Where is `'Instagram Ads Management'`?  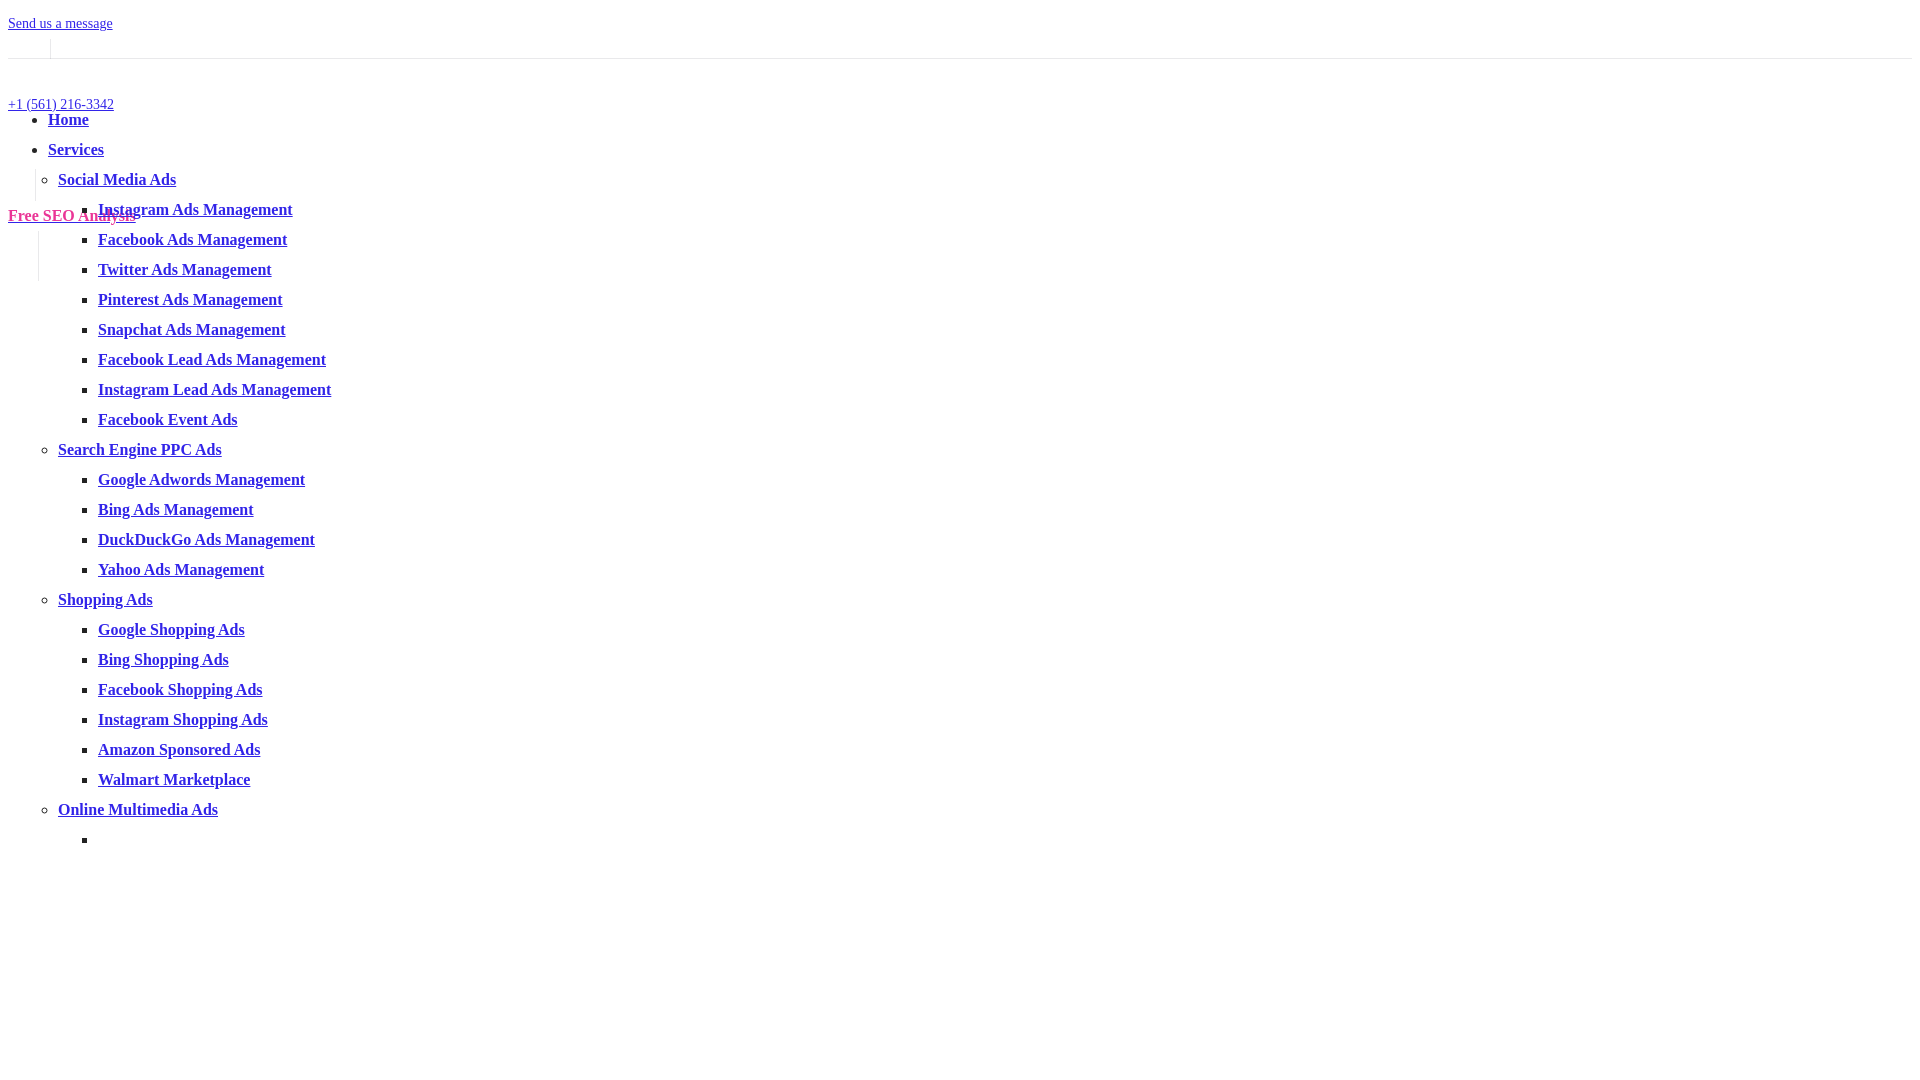
'Instagram Ads Management' is located at coordinates (195, 209).